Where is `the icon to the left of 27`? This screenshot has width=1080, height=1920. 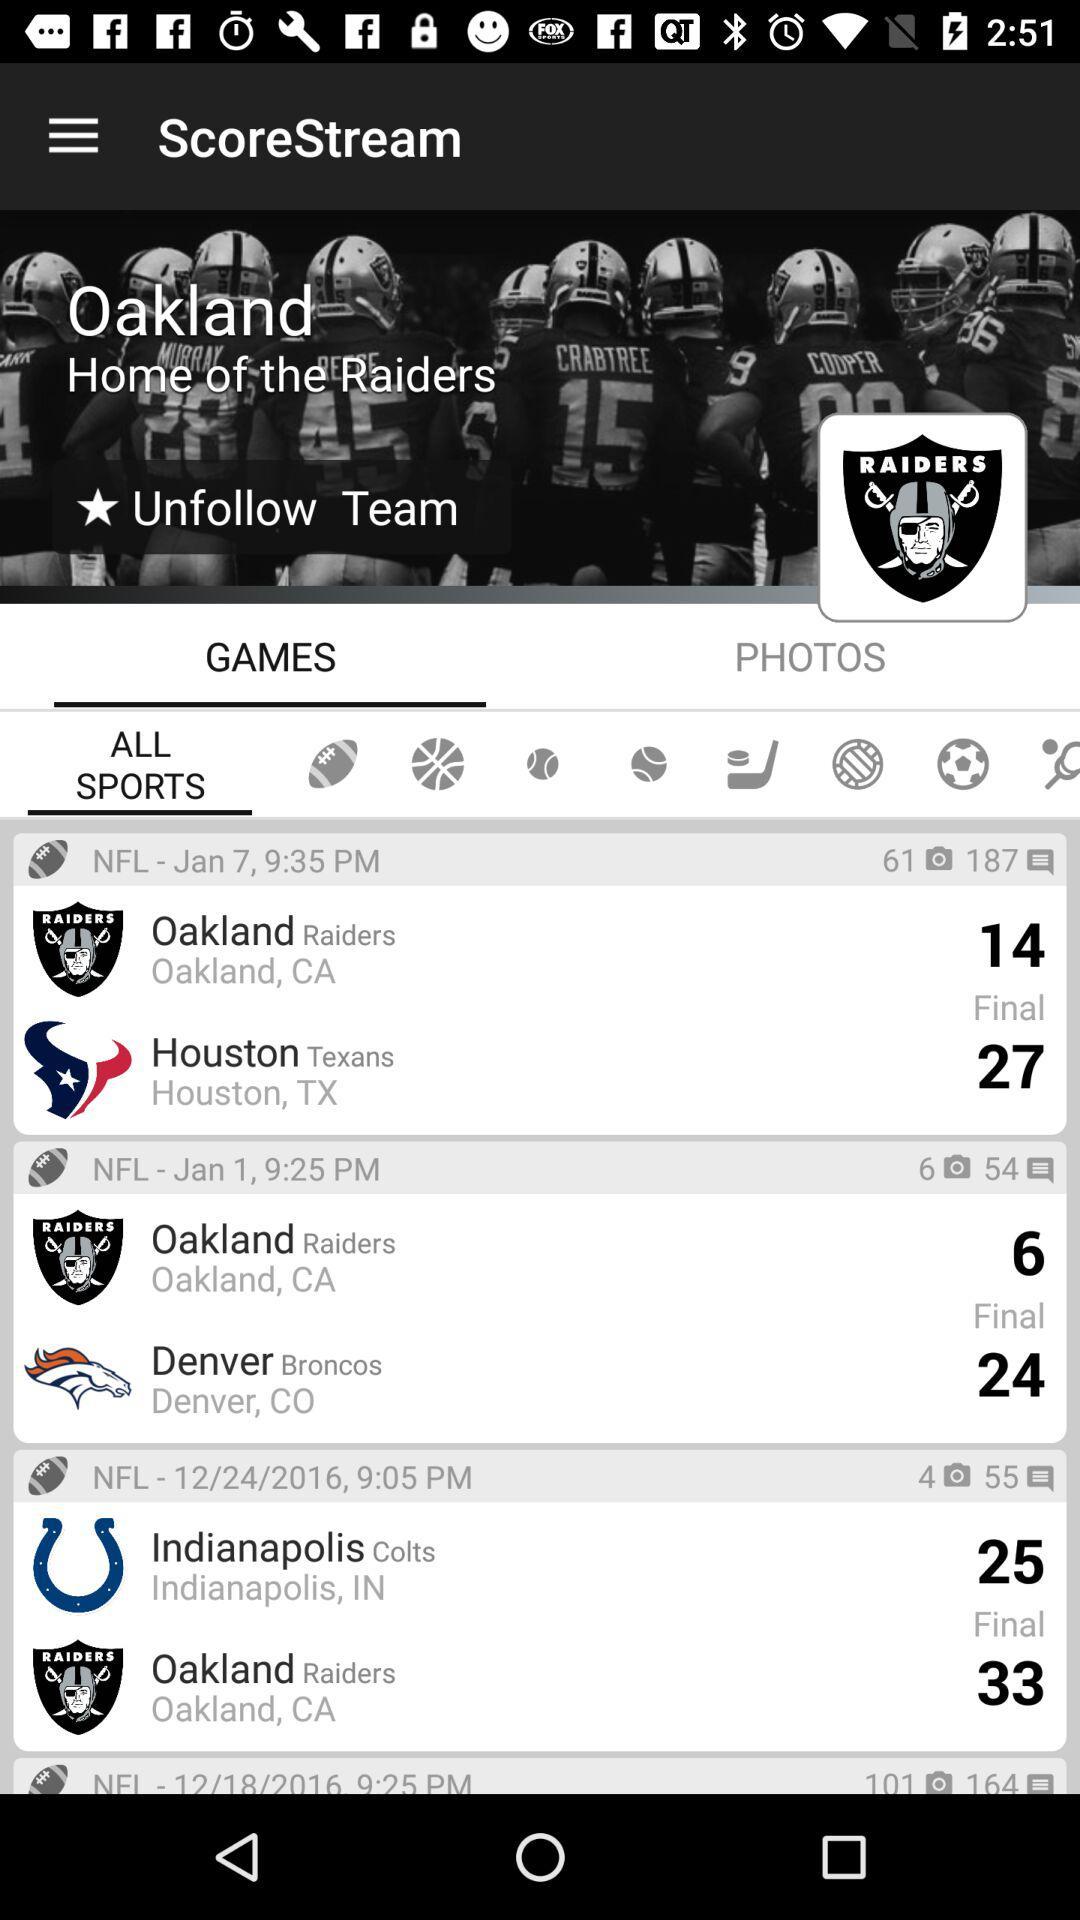 the icon to the left of 27 is located at coordinates (243, 1090).